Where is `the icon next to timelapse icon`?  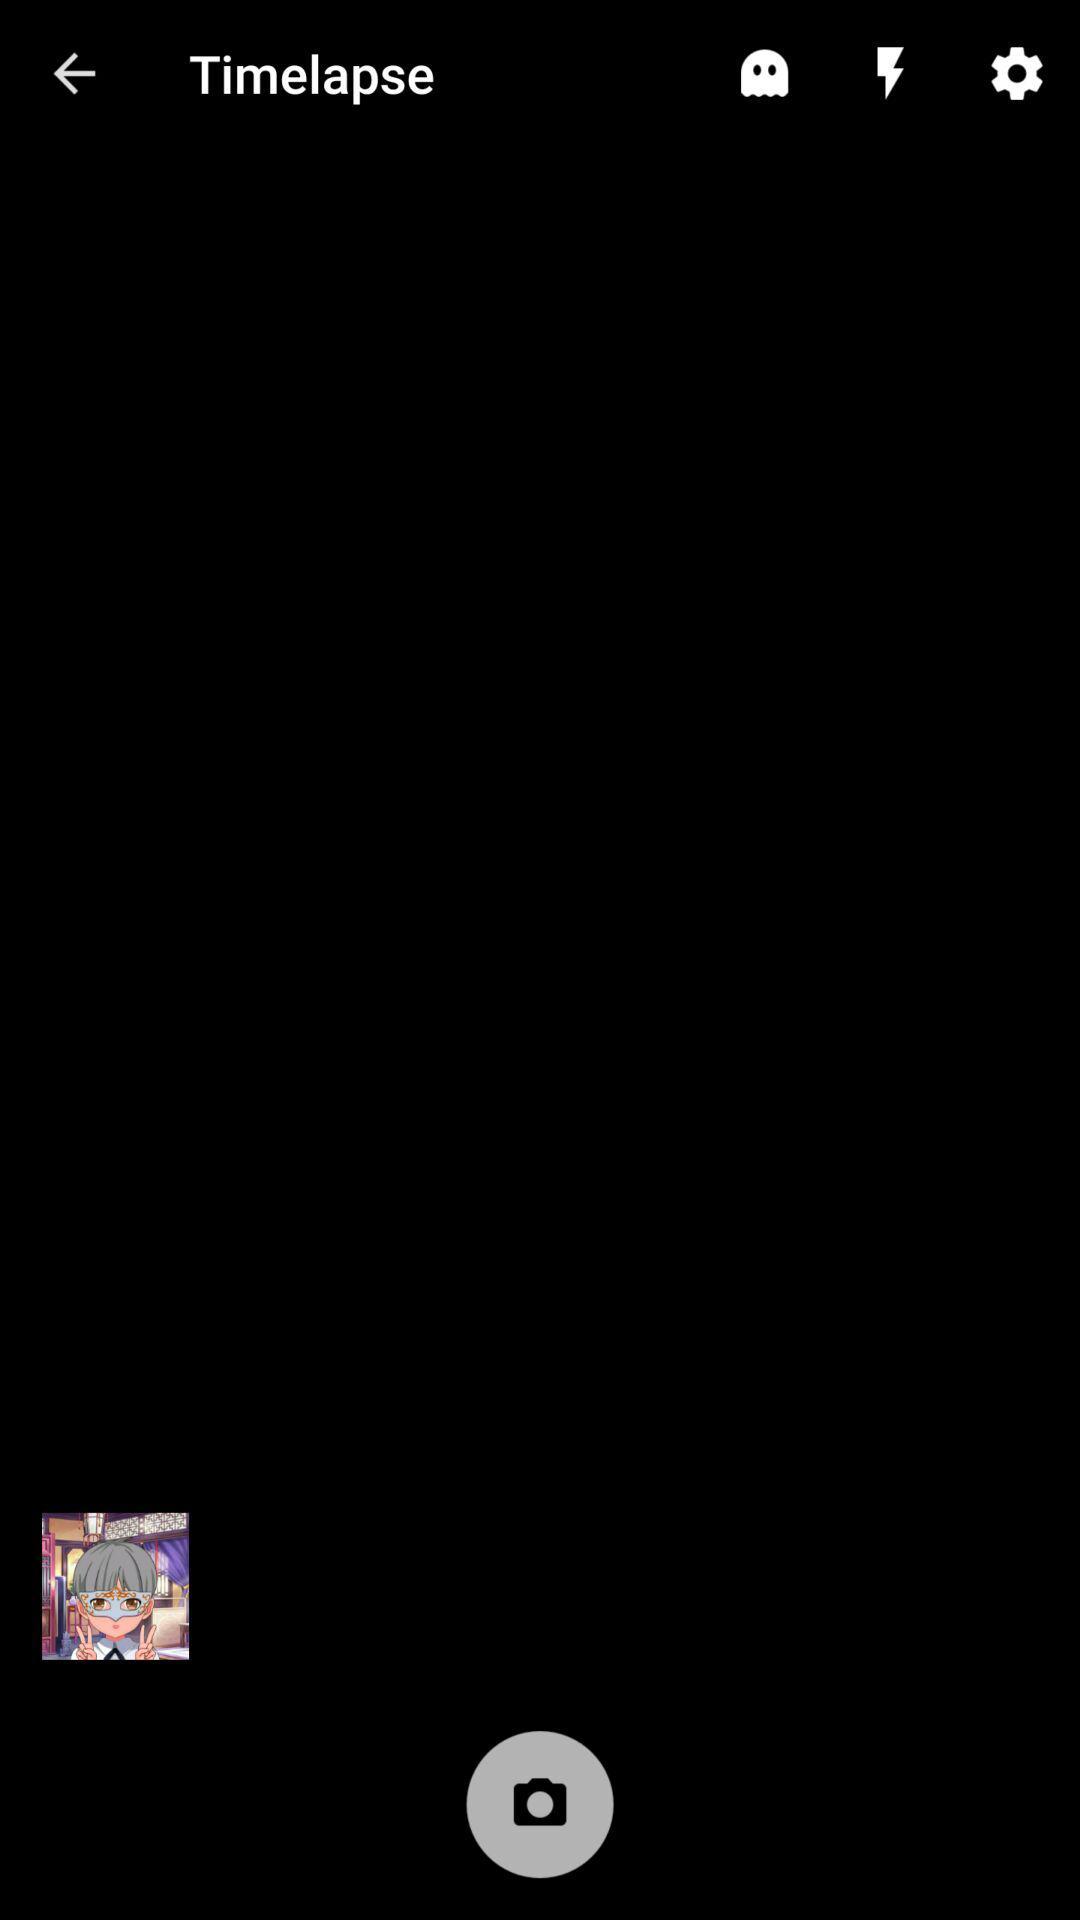
the icon next to timelapse icon is located at coordinates (764, 73).